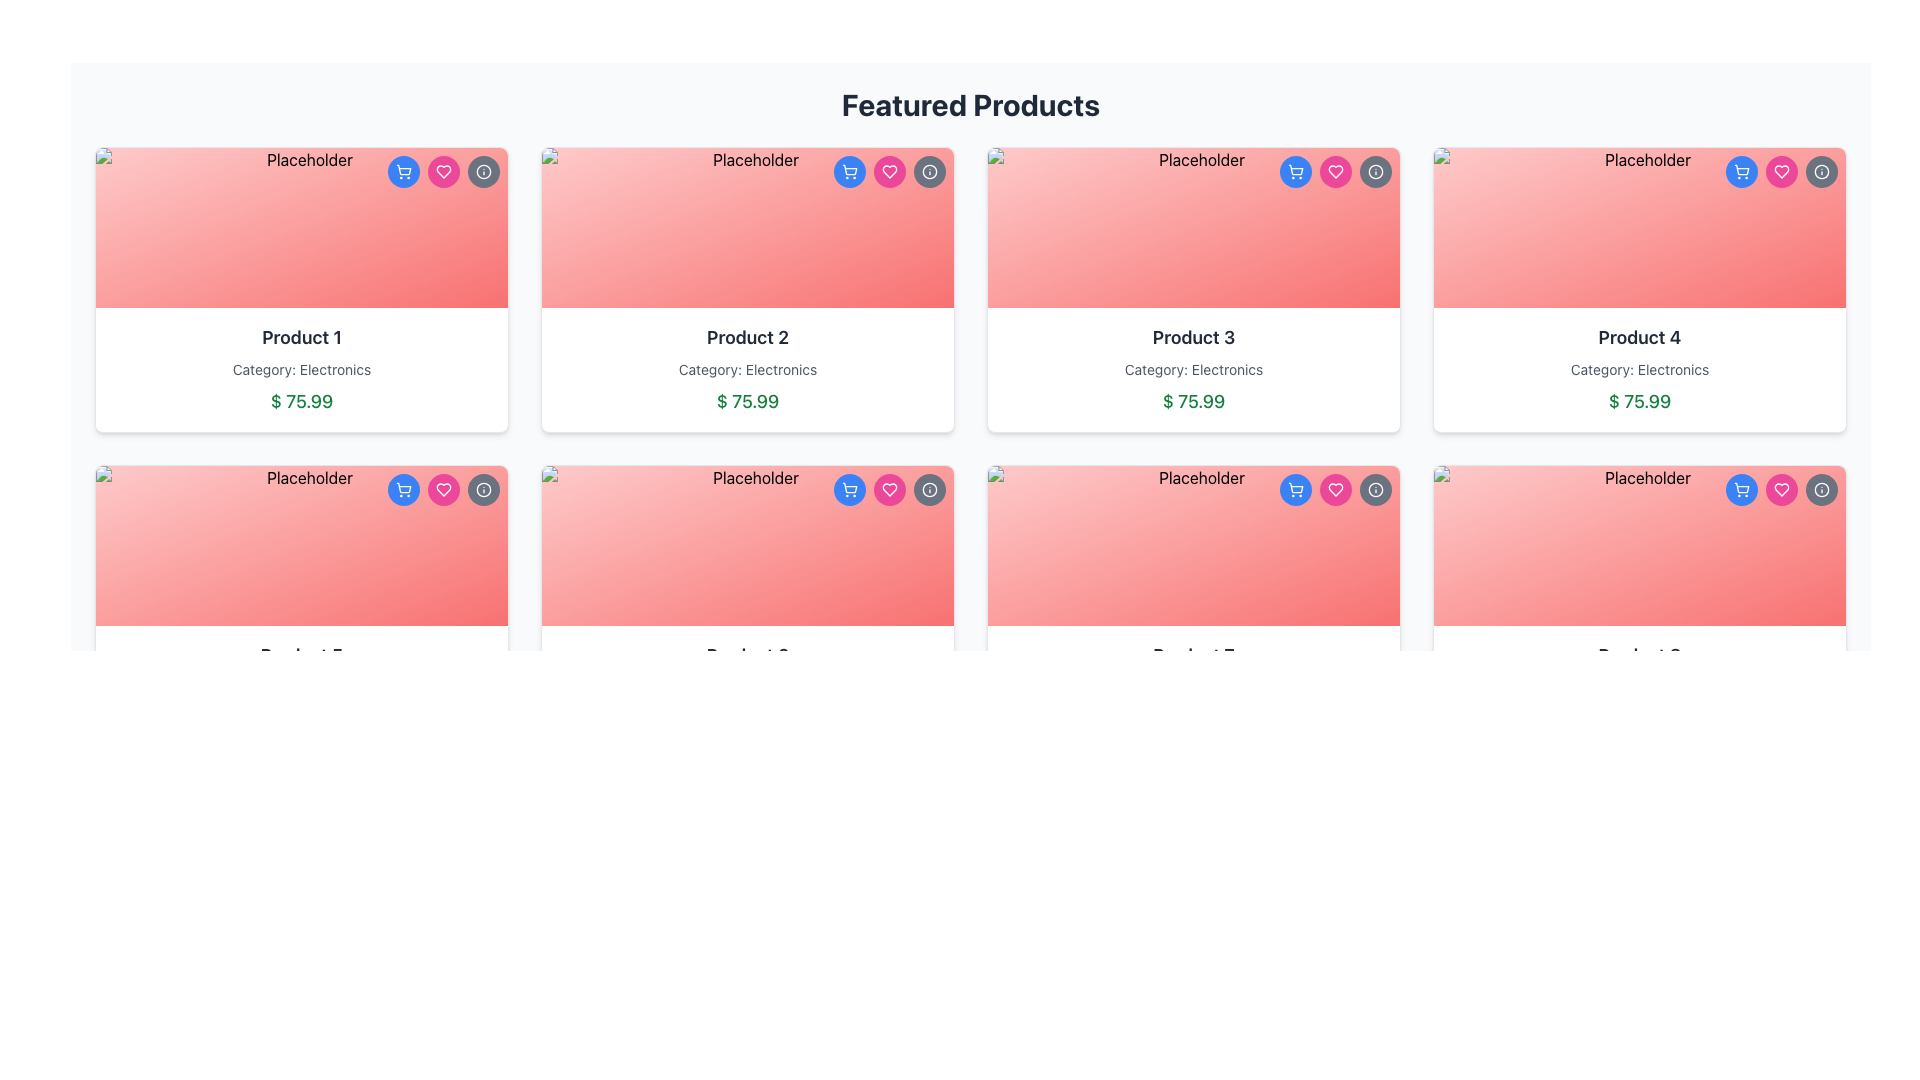  What do you see at coordinates (1822, 171) in the screenshot?
I see `the informational icon located in the top-right corner of the 'Product 4' card` at bounding box center [1822, 171].